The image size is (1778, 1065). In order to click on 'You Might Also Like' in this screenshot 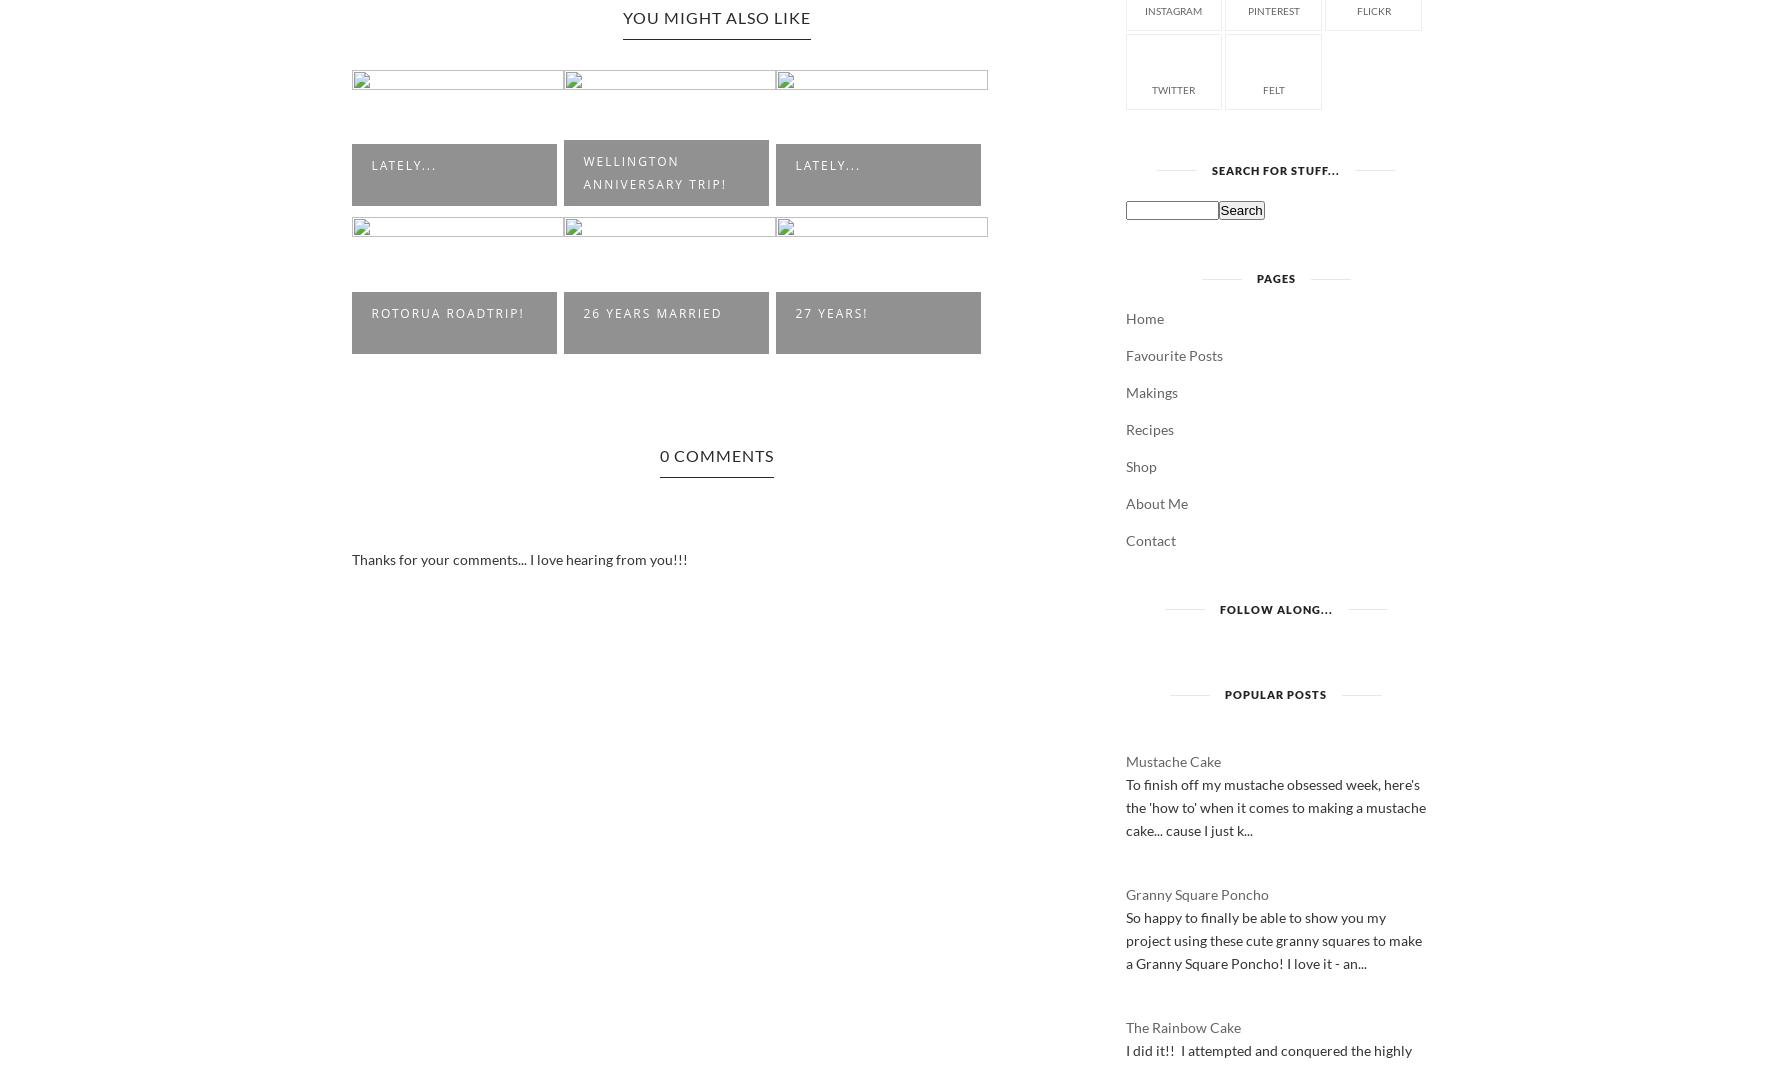, I will do `click(716, 16)`.